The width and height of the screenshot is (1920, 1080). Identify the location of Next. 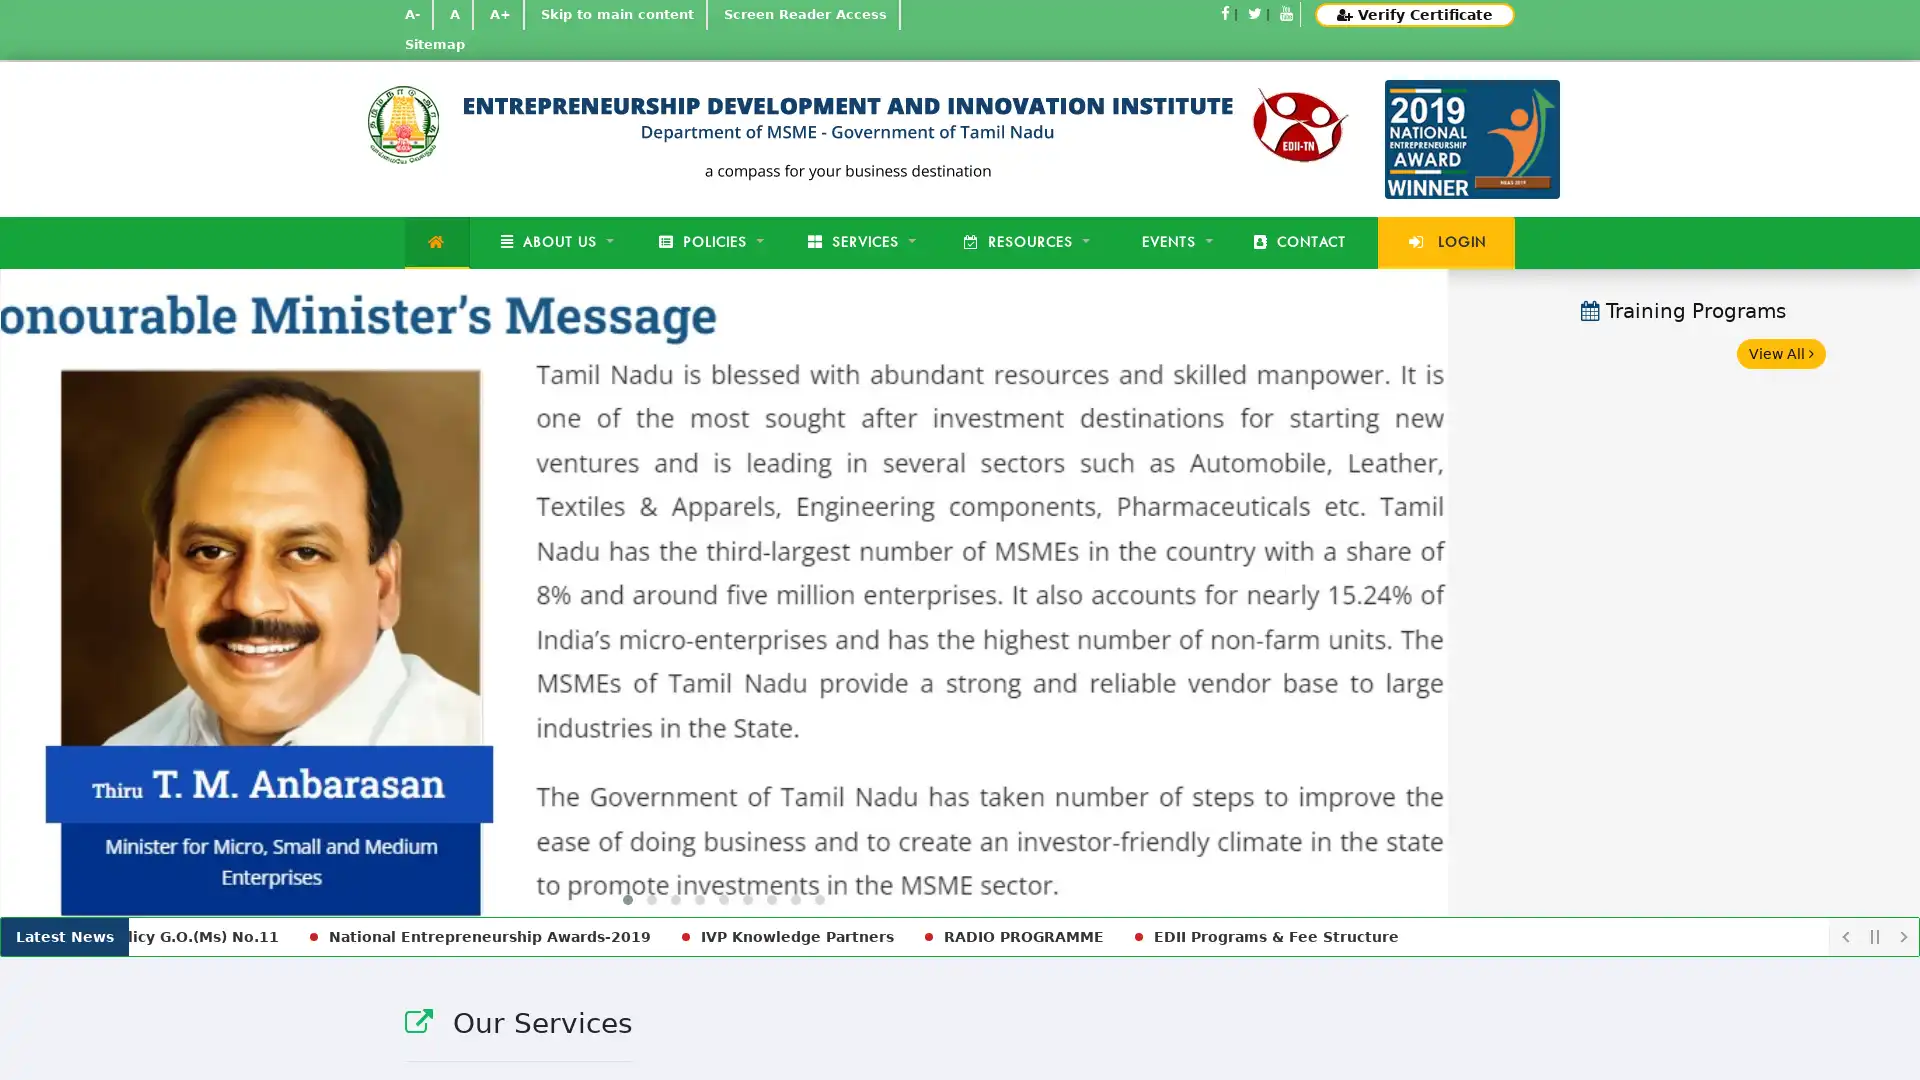
(1405, 571).